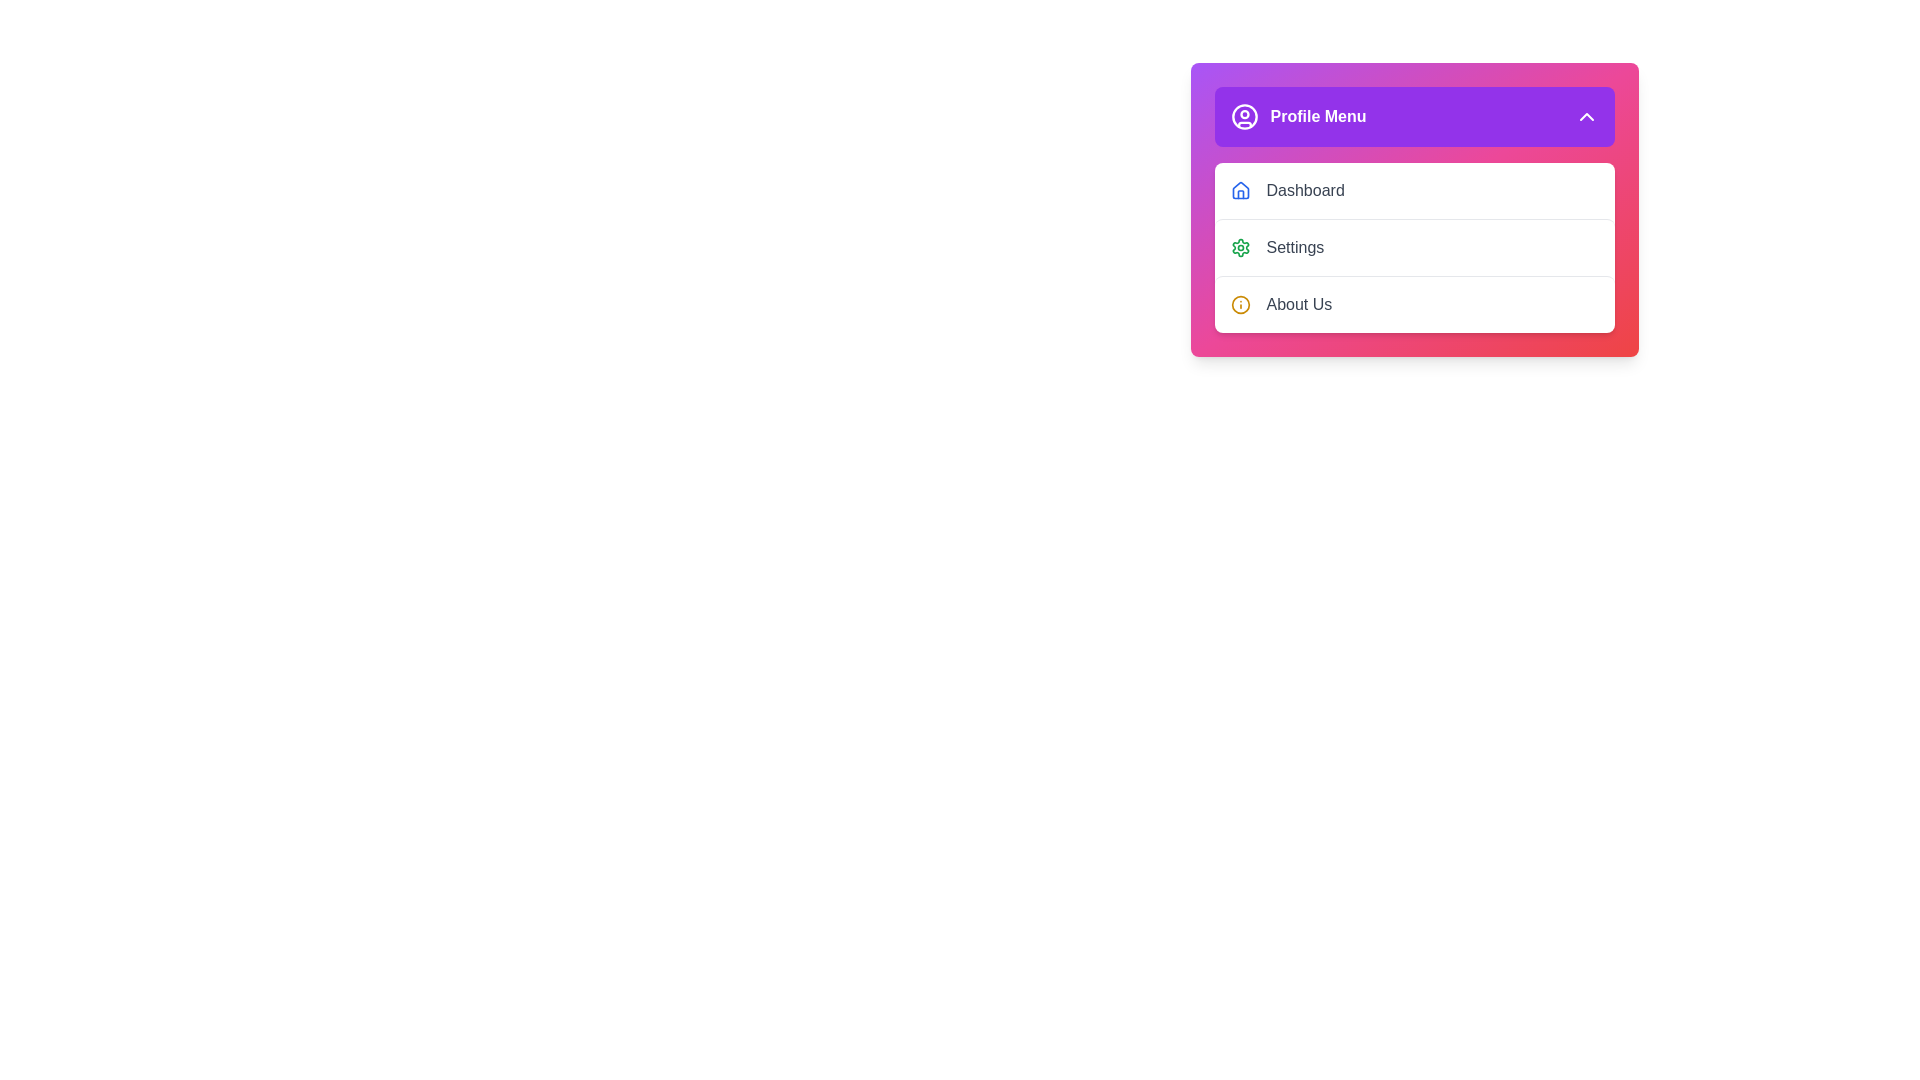  Describe the element at coordinates (1413, 246) in the screenshot. I see `the menu item Settings from the Profile Menu` at that location.